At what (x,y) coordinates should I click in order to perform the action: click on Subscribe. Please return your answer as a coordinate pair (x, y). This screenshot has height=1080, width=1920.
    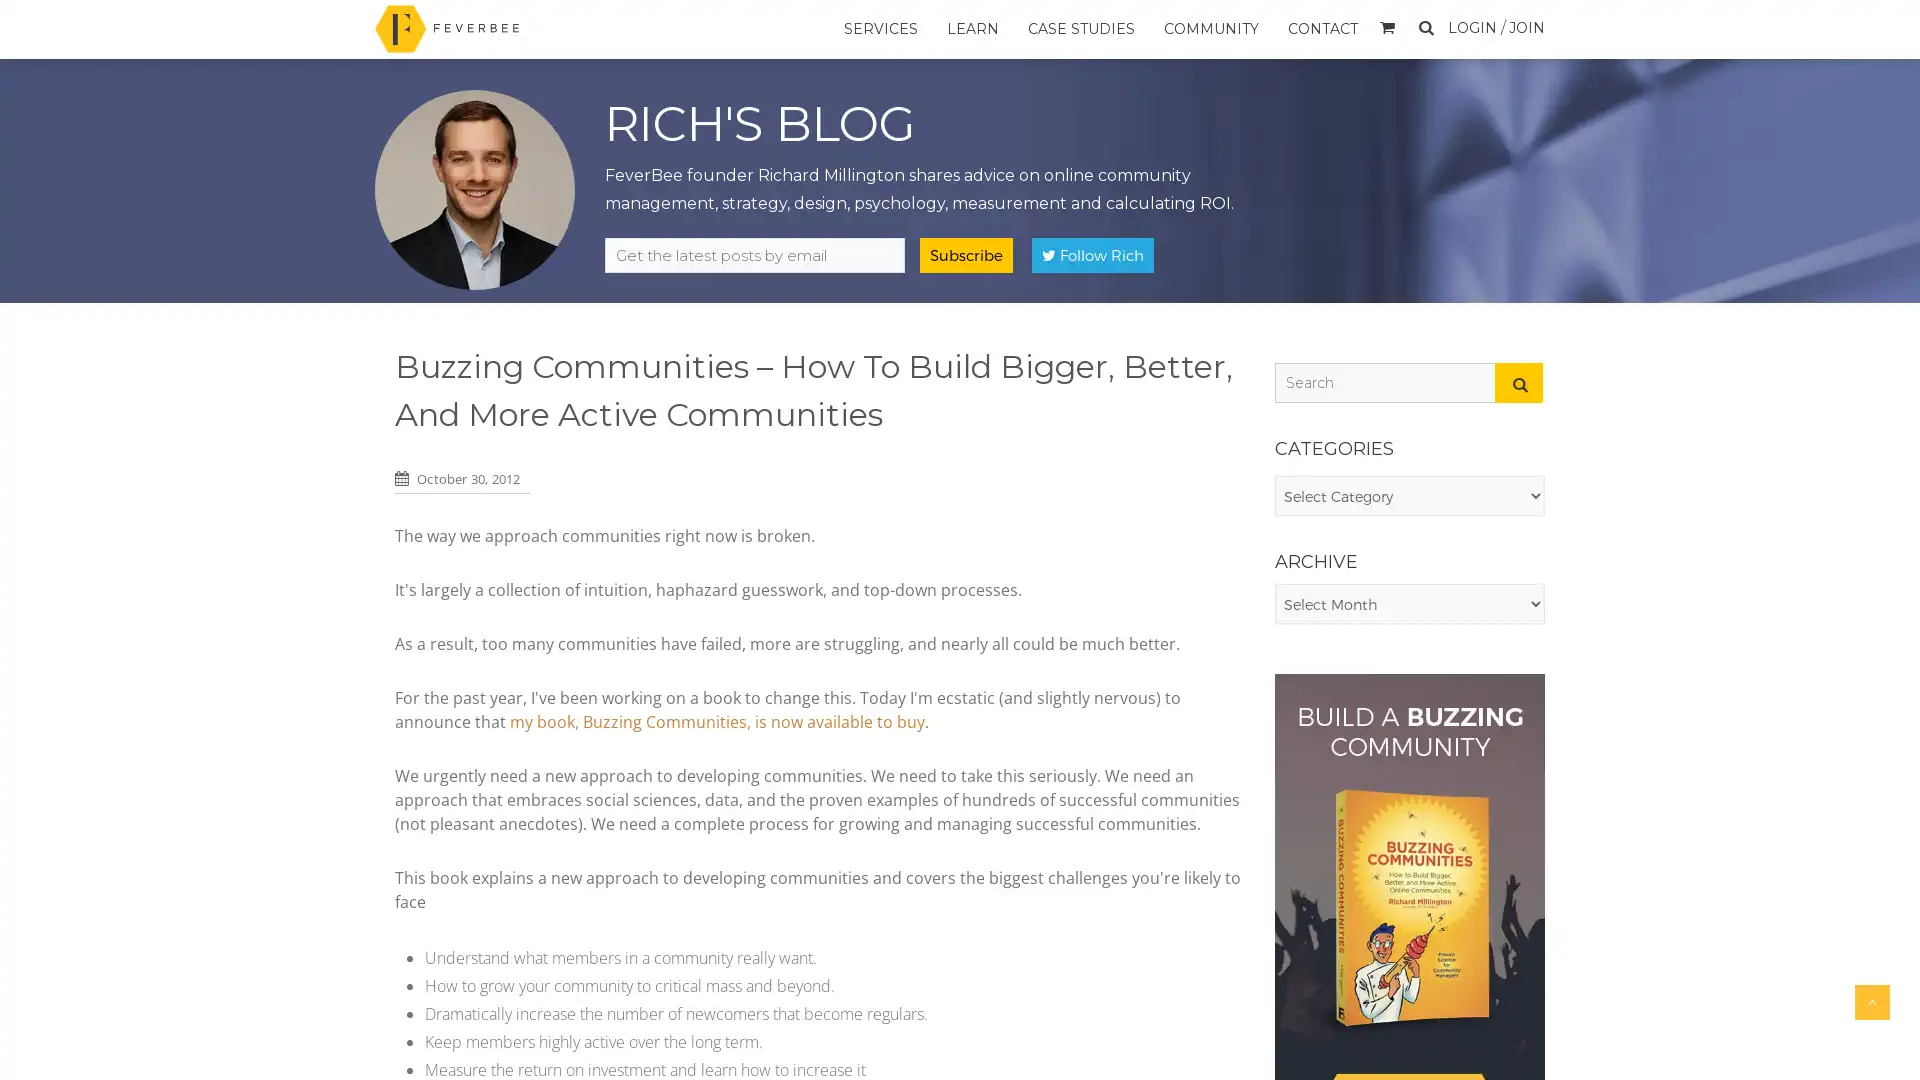
    Looking at the image, I should click on (966, 254).